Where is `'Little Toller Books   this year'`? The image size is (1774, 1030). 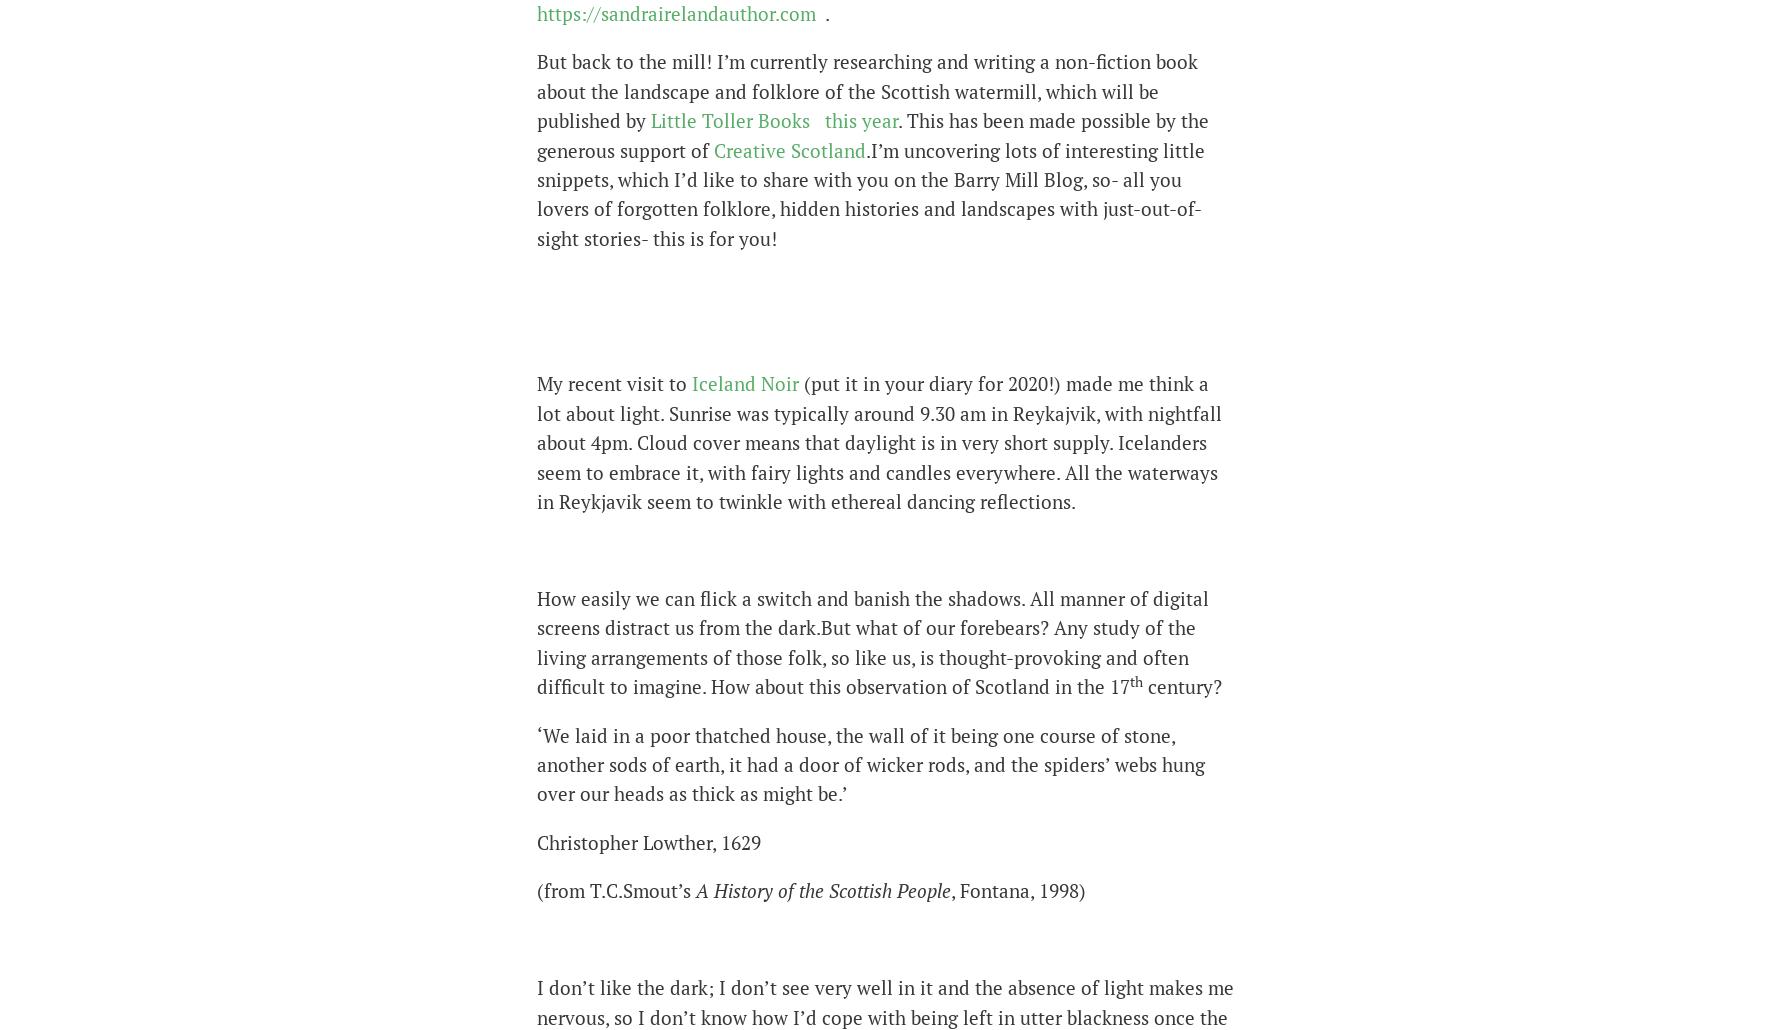
'Little Toller Books   this year' is located at coordinates (773, 119).